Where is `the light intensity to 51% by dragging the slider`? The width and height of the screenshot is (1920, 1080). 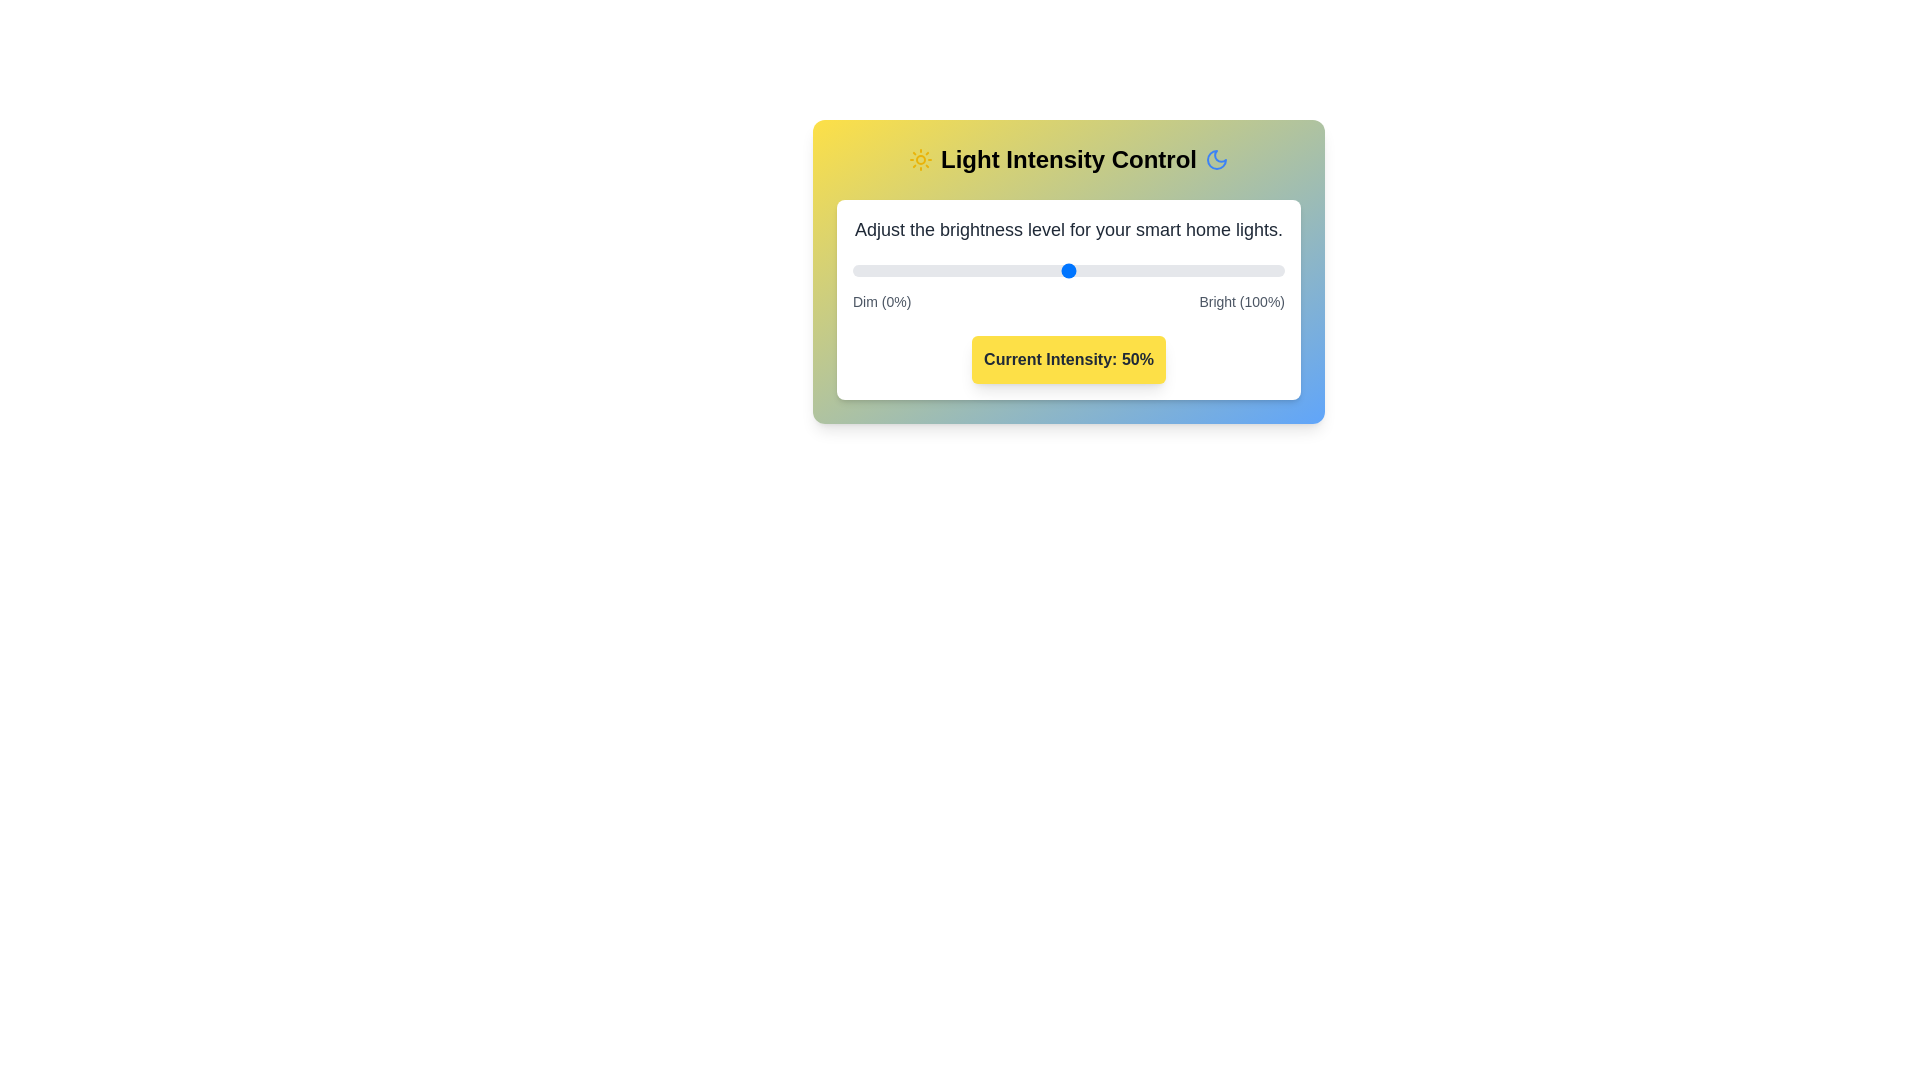 the light intensity to 51% by dragging the slider is located at coordinates (1072, 270).